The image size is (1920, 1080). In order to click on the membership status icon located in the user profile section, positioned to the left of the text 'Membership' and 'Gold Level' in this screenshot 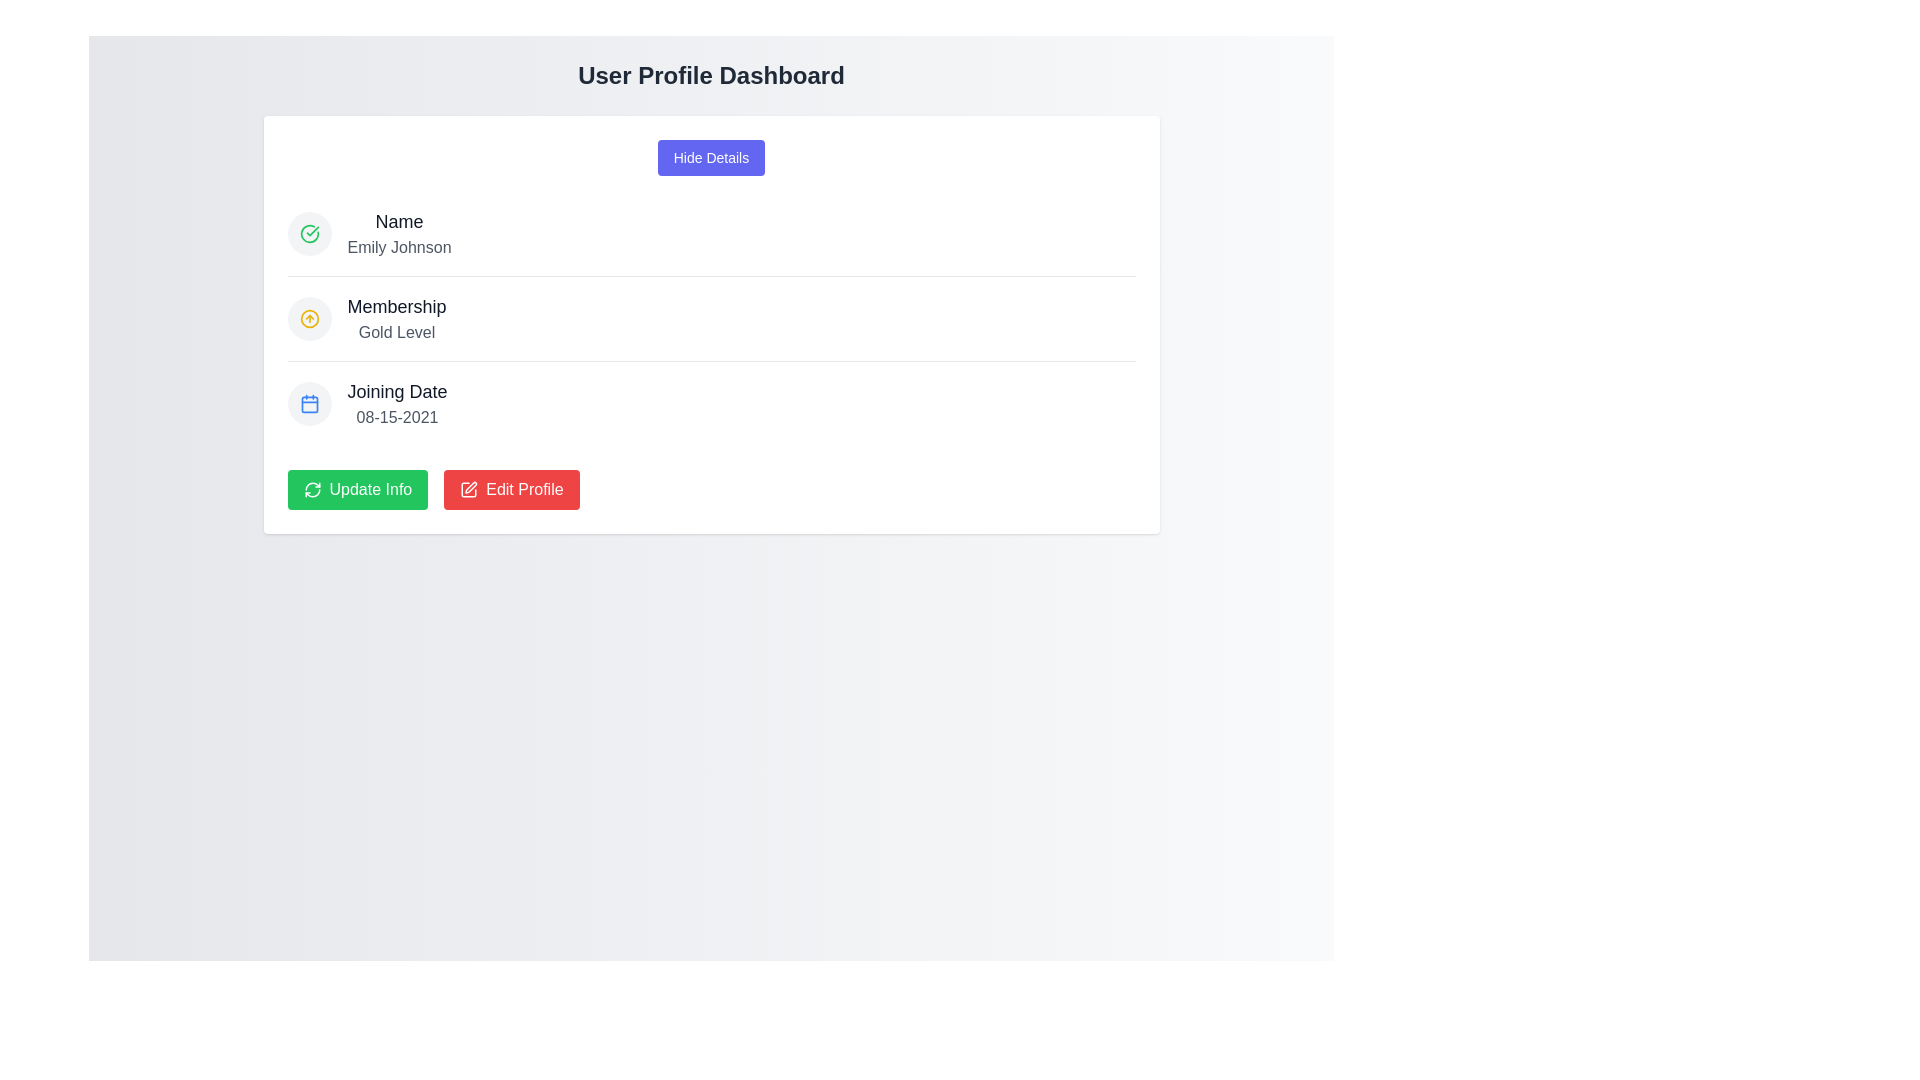, I will do `click(308, 318)`.